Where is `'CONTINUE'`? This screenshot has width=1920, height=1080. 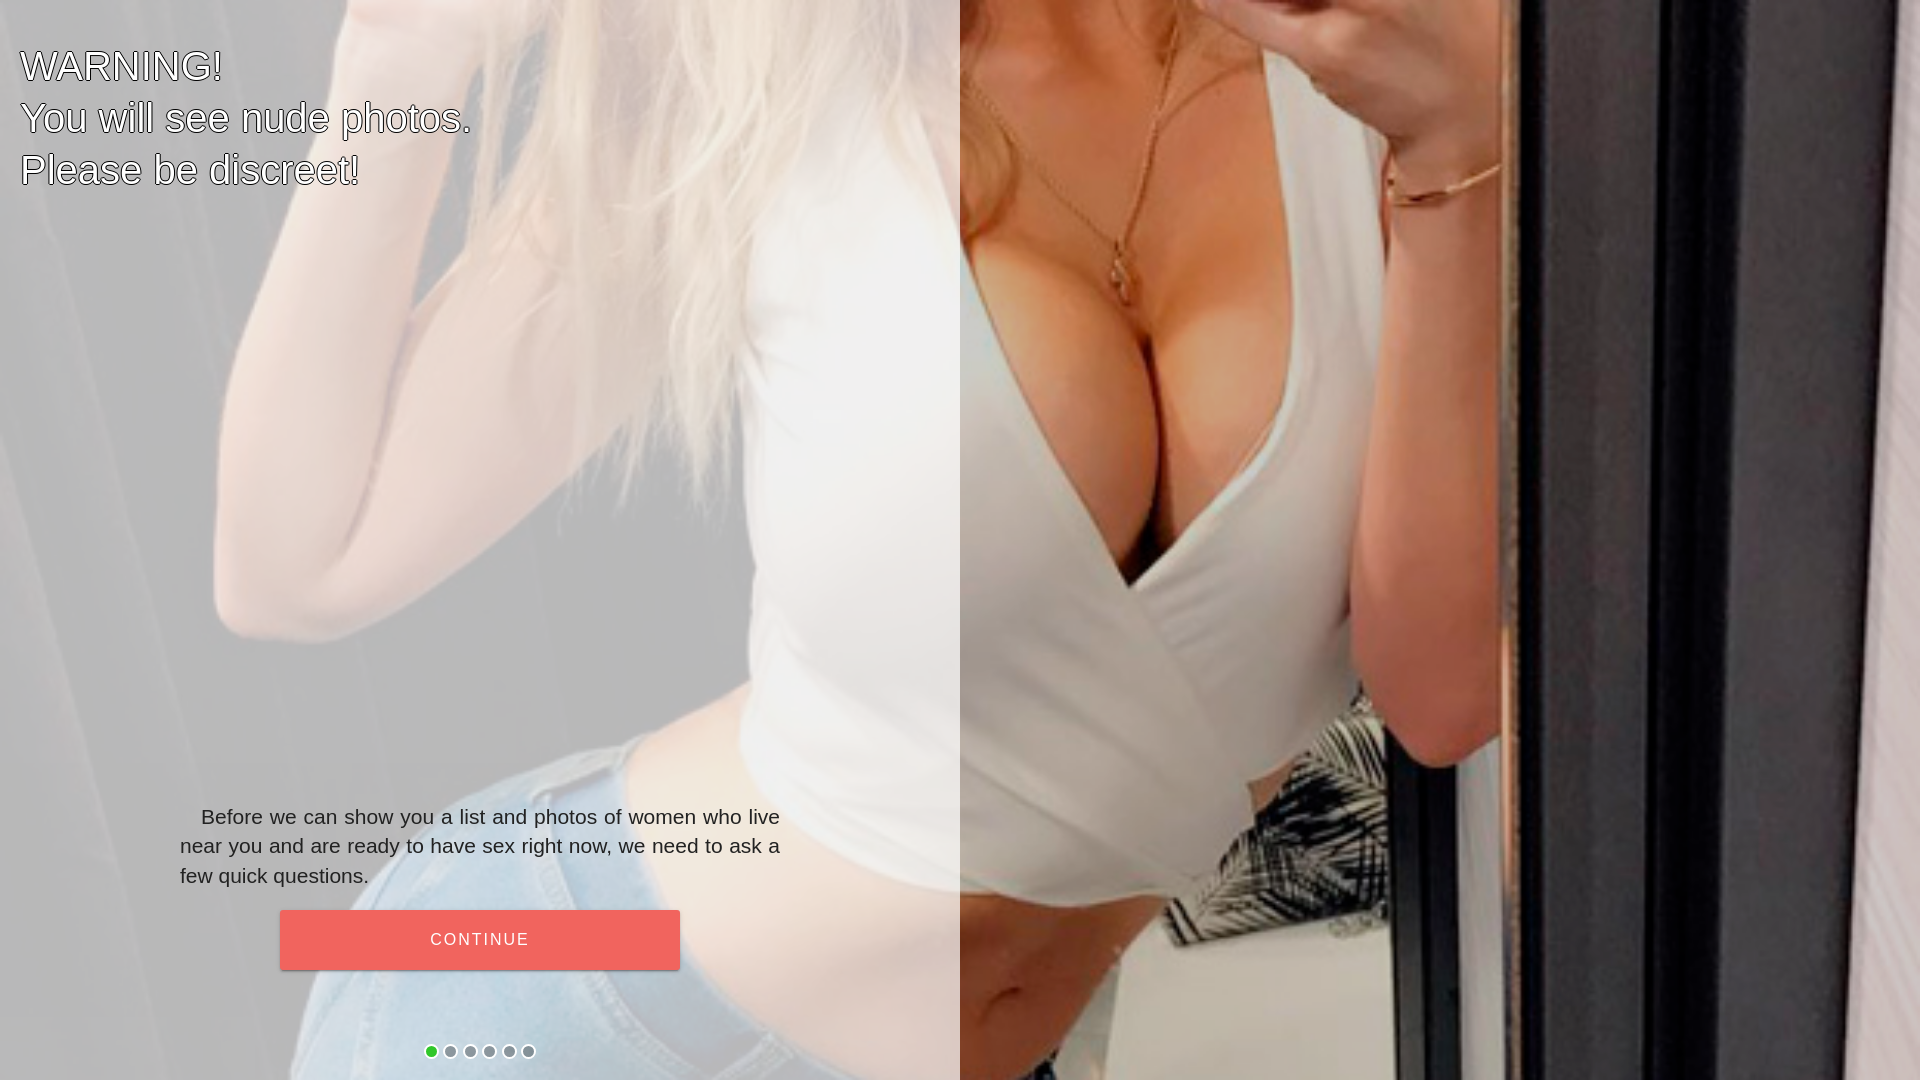 'CONTINUE' is located at coordinates (480, 940).